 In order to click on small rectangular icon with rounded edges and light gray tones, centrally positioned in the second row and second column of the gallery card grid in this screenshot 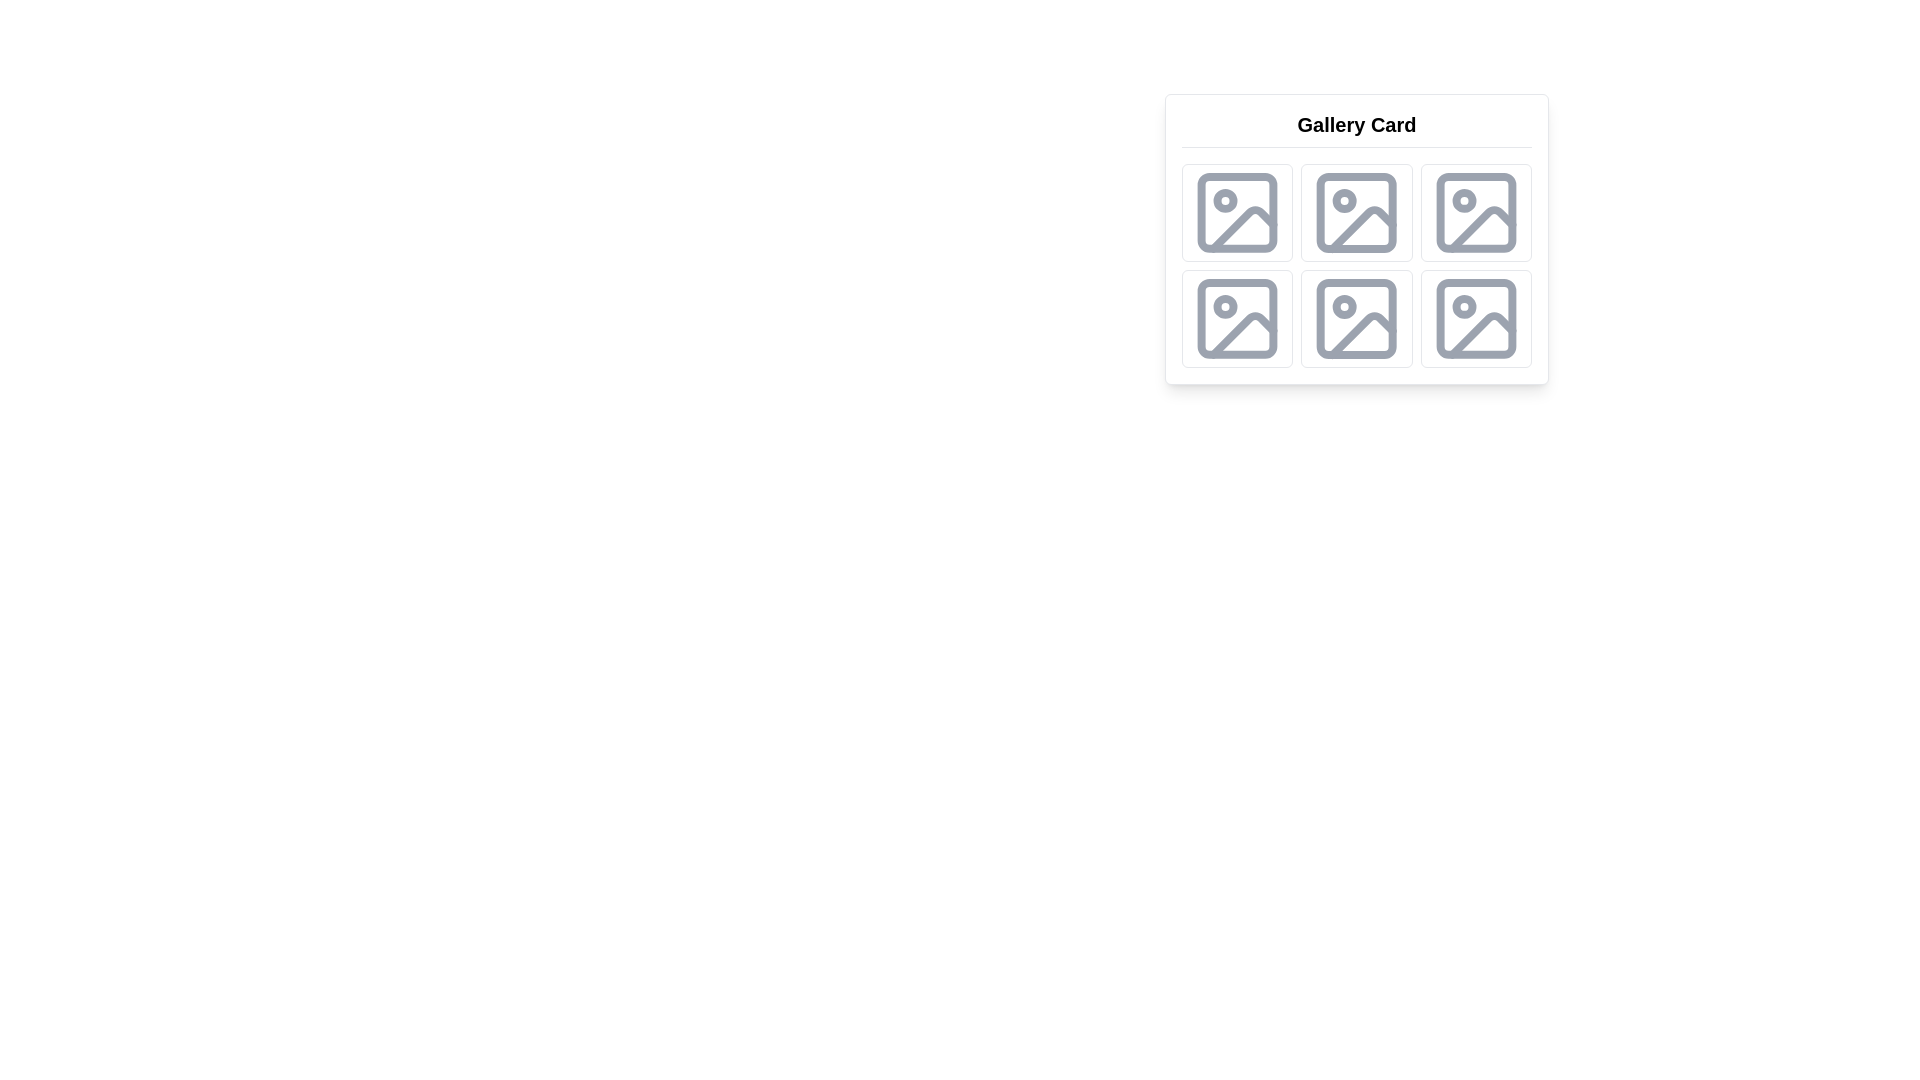, I will do `click(1356, 212)`.